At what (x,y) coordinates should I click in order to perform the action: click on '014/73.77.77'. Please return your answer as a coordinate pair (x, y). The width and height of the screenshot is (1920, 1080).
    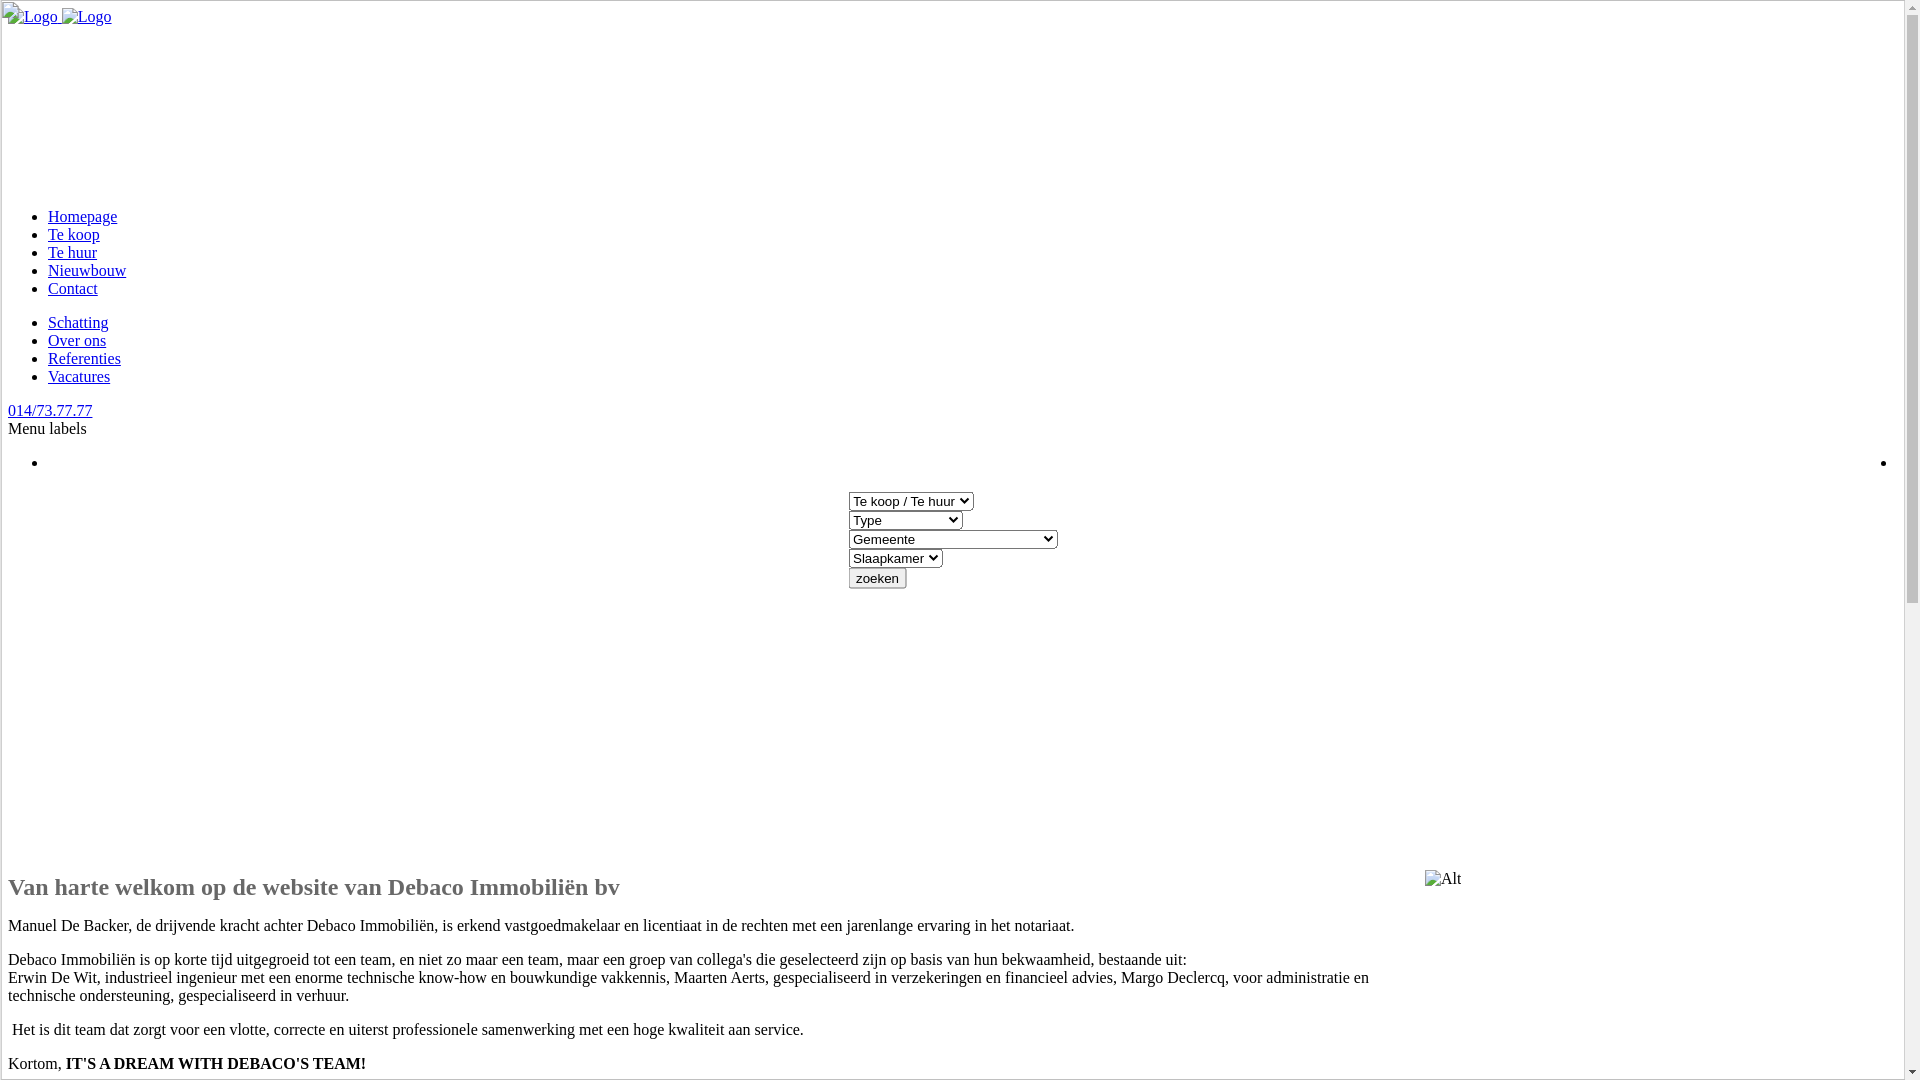
    Looking at the image, I should click on (49, 409).